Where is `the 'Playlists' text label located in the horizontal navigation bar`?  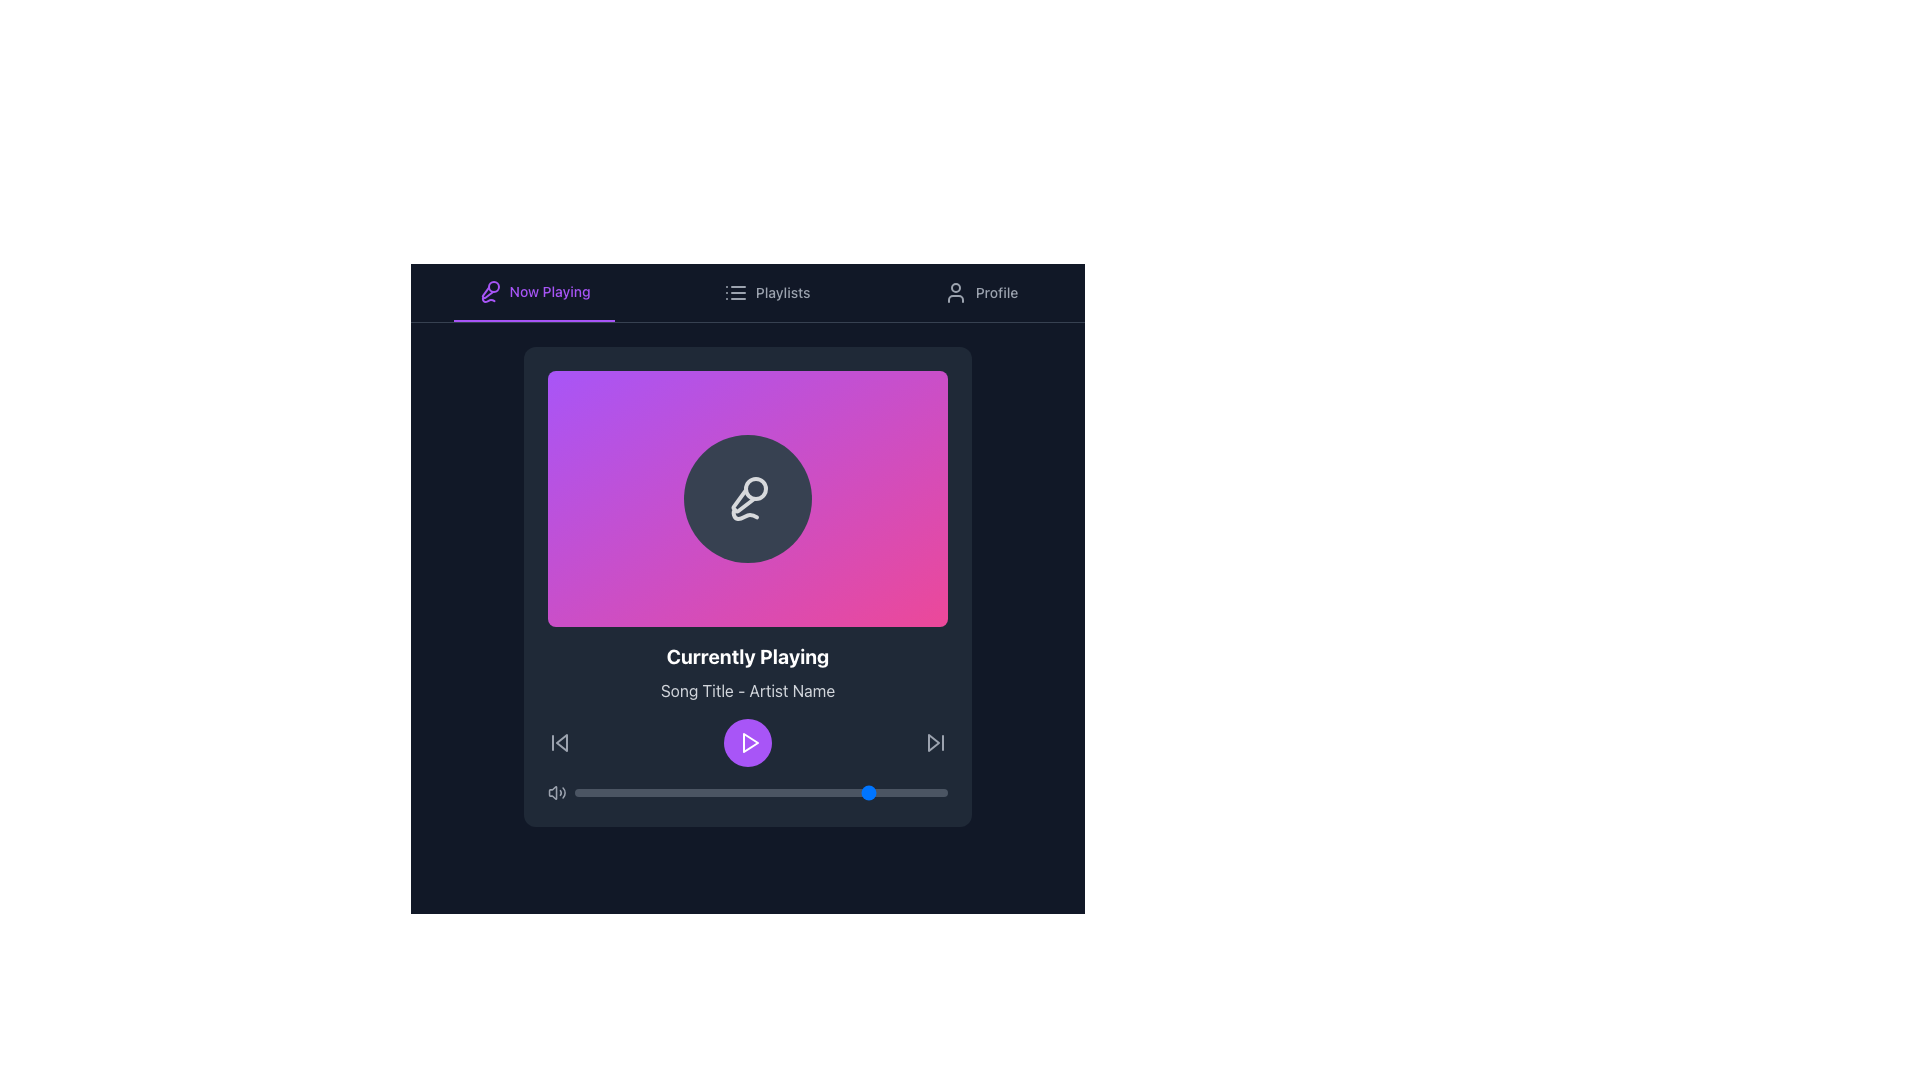 the 'Playlists' text label located in the horizontal navigation bar is located at coordinates (782, 293).